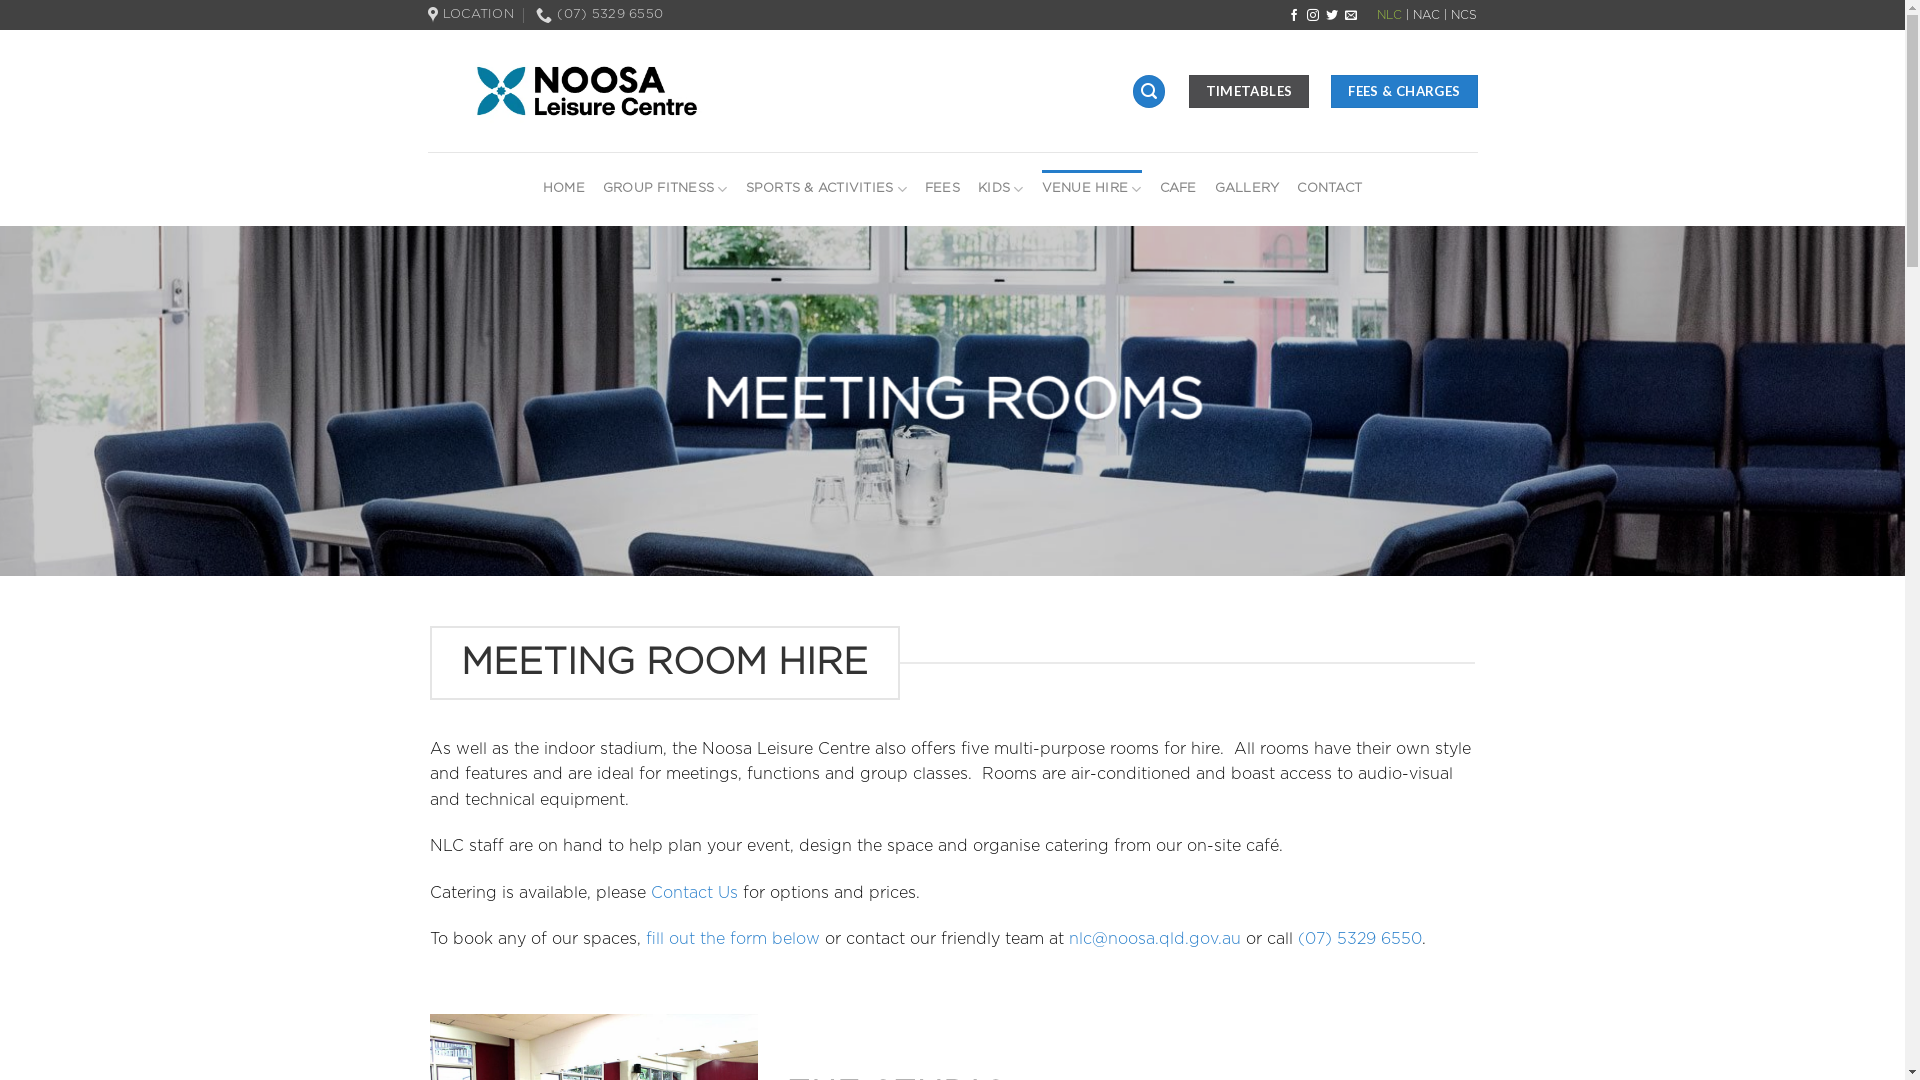  Describe the element at coordinates (1294, 15) in the screenshot. I see `'Follow on Facebook'` at that location.